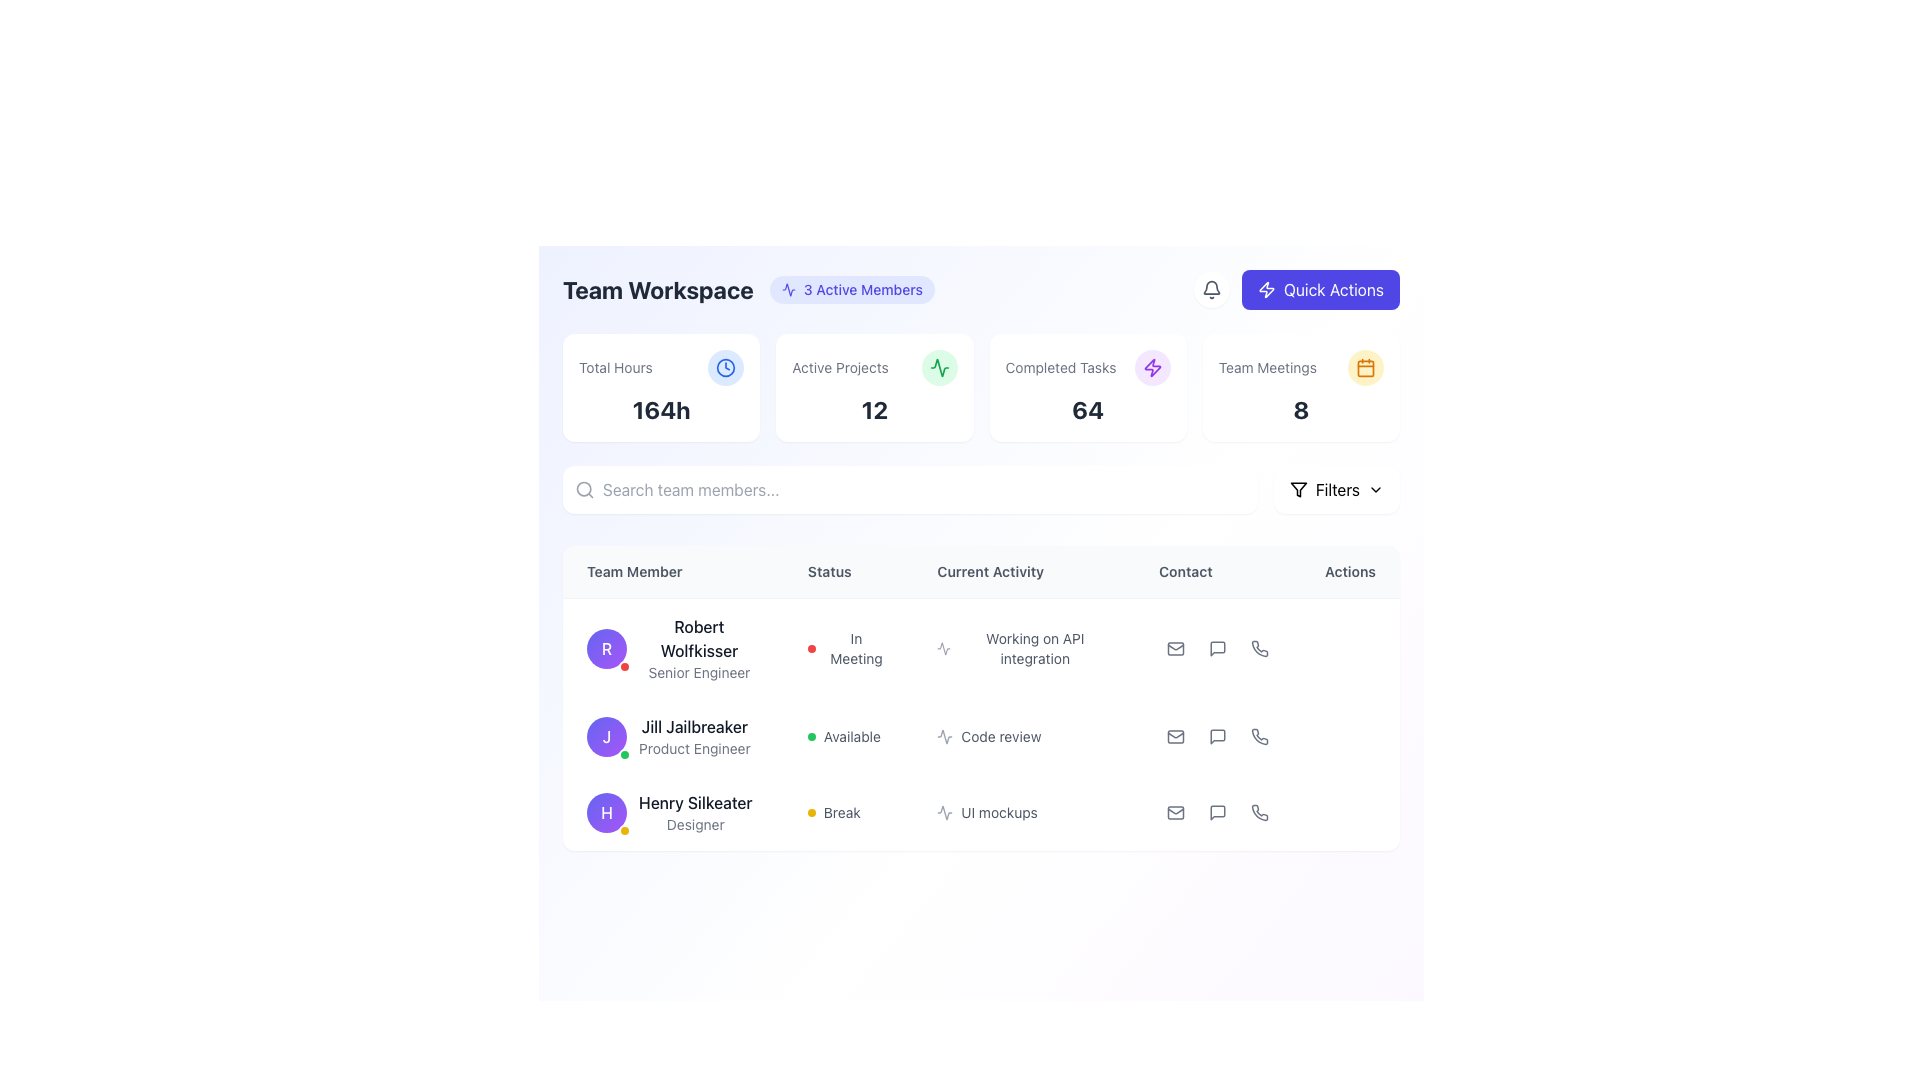 The width and height of the screenshot is (1920, 1080). Describe the element at coordinates (1152, 367) in the screenshot. I see `the purple lightning bolt icon inside the 'Quick Actions' circular button located in the top-right corner of the interface` at that location.